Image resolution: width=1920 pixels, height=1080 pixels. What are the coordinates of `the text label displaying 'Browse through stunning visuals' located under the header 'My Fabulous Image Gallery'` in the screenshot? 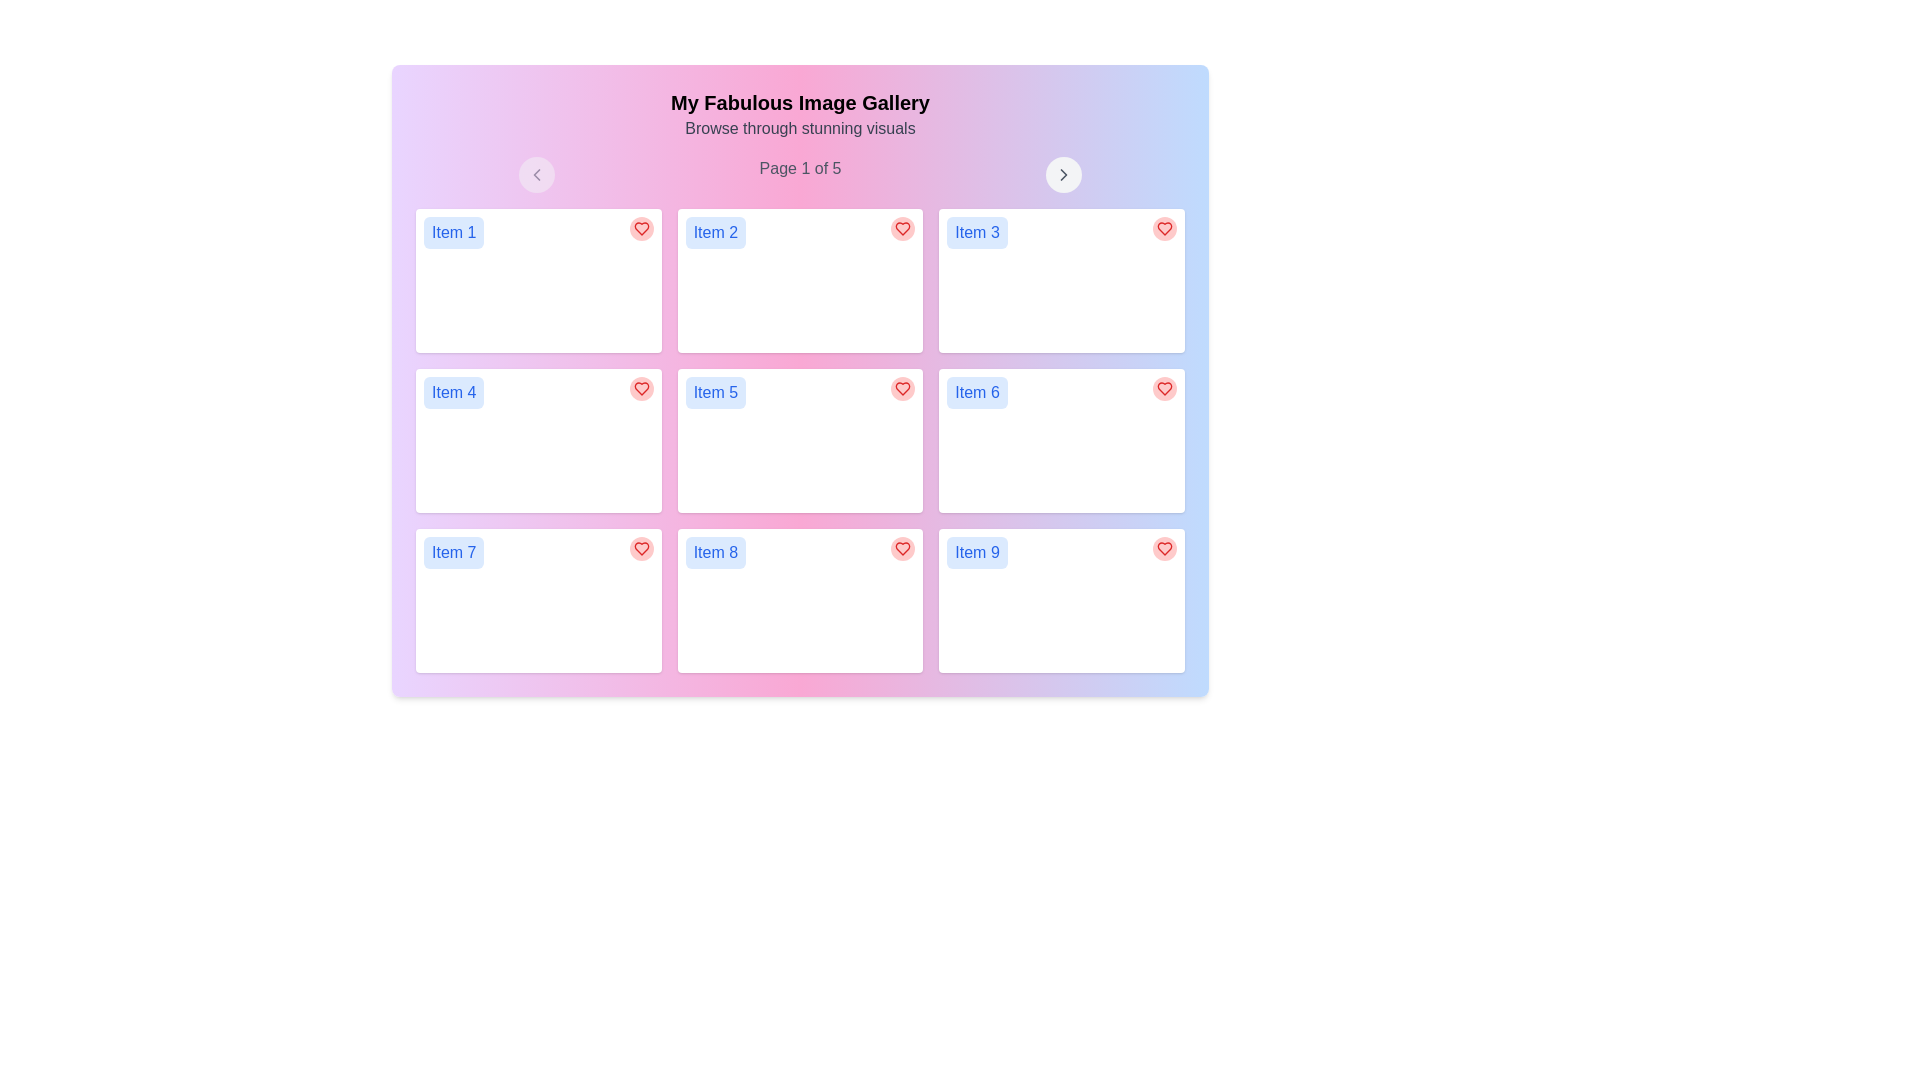 It's located at (800, 128).